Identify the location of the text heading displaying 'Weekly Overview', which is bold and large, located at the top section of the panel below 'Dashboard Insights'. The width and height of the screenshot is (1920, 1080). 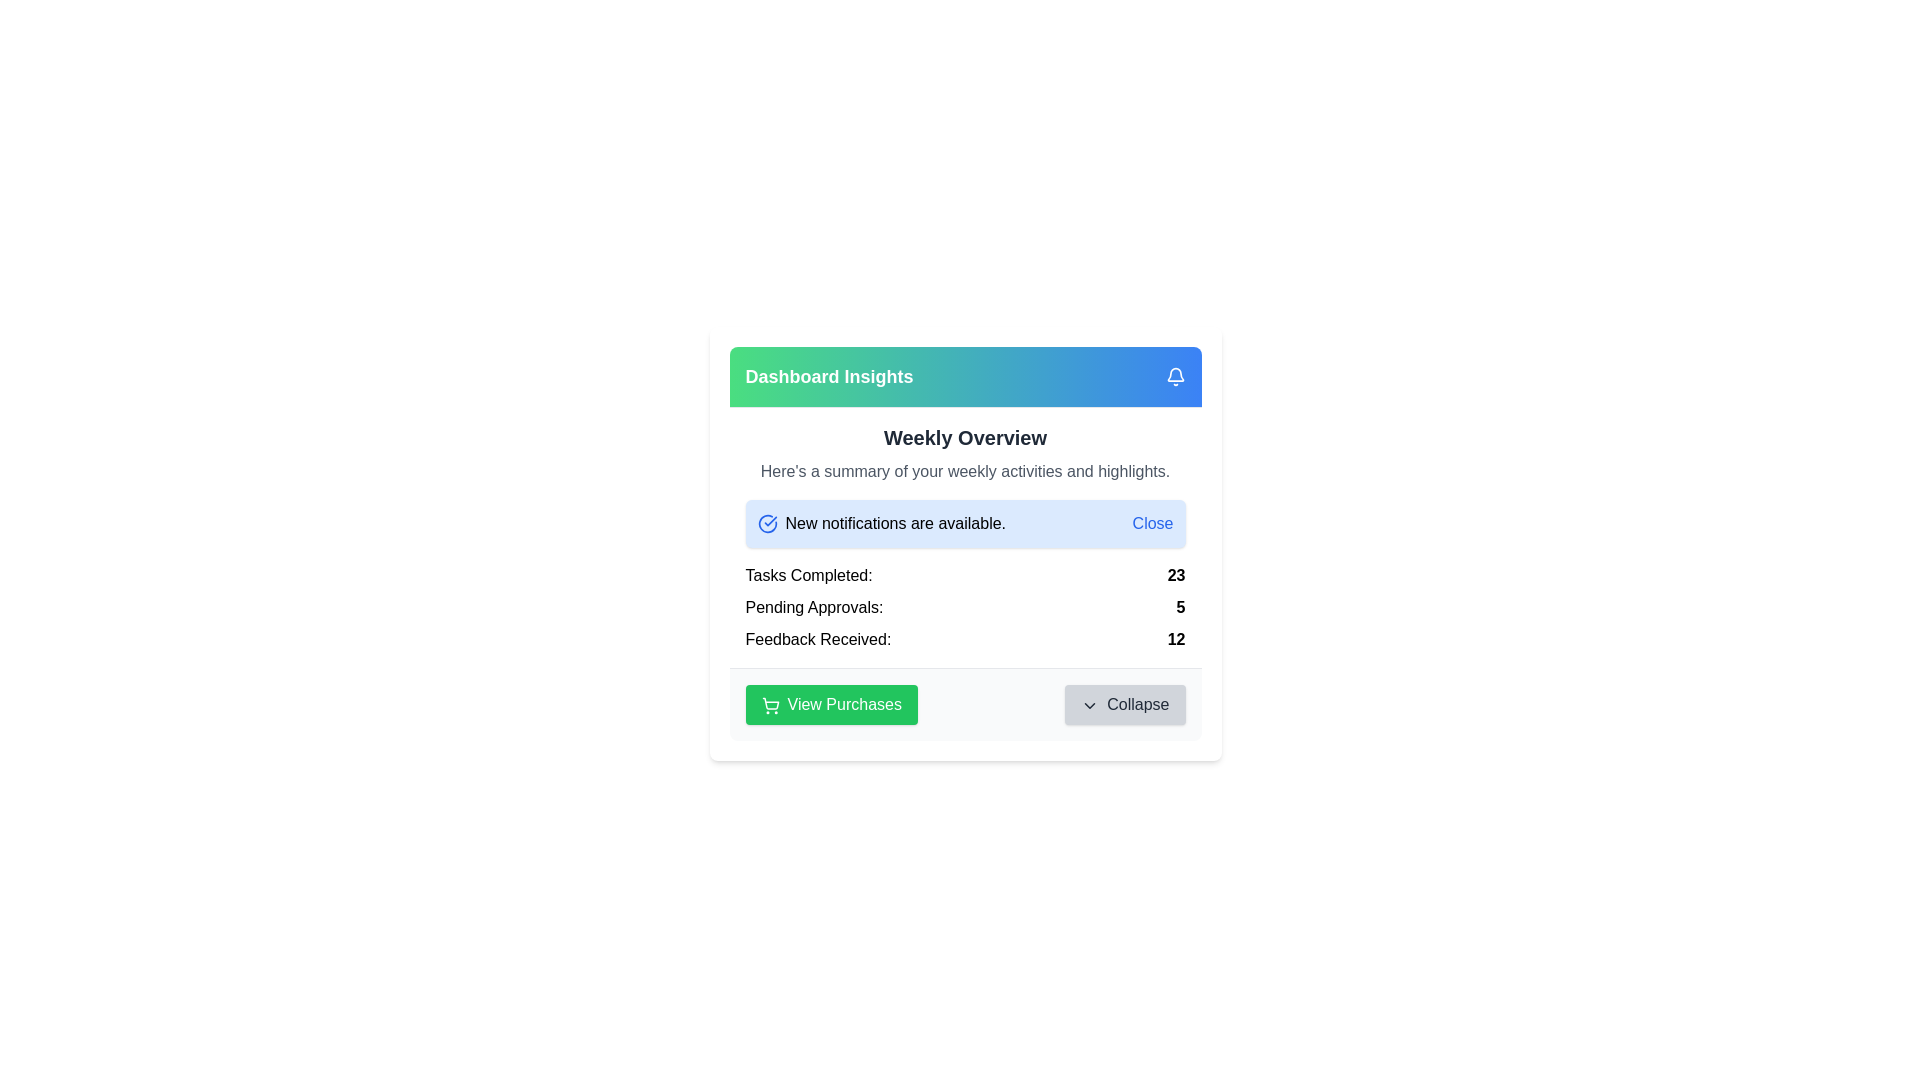
(965, 437).